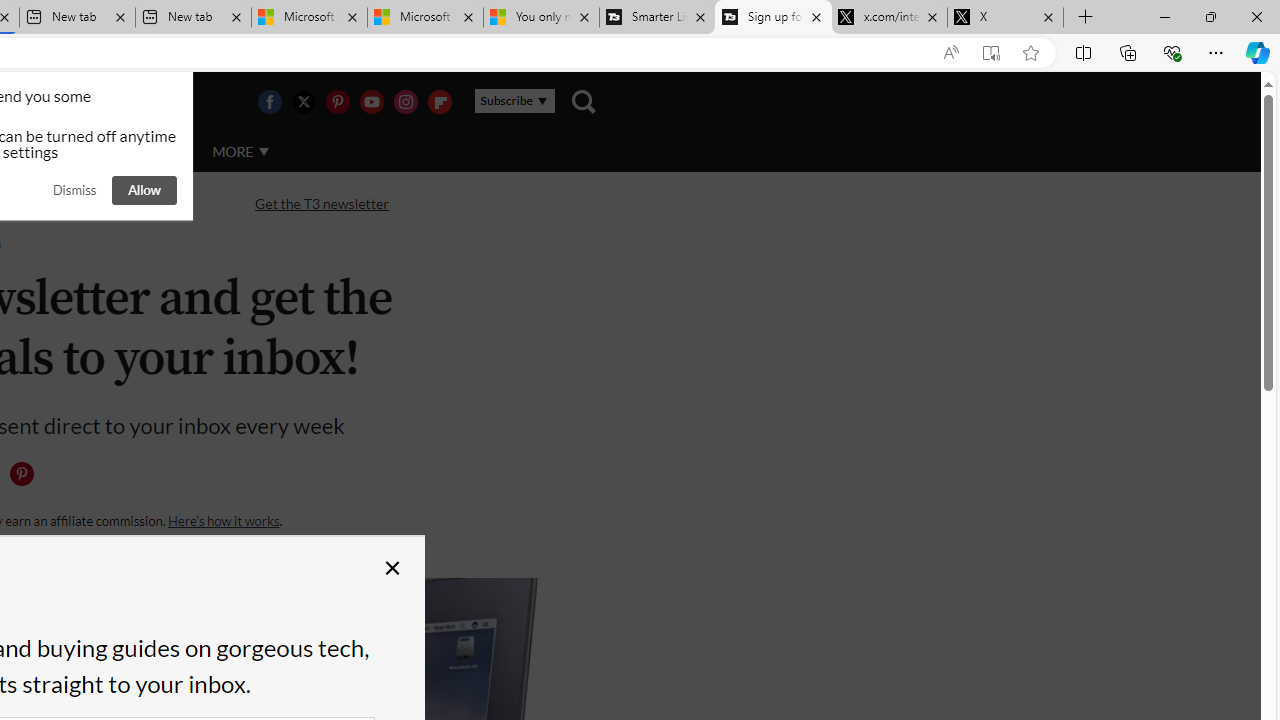 The height and width of the screenshot is (720, 1280). What do you see at coordinates (991, 52) in the screenshot?
I see `'Enter Immersive Reader (F9)'` at bounding box center [991, 52].